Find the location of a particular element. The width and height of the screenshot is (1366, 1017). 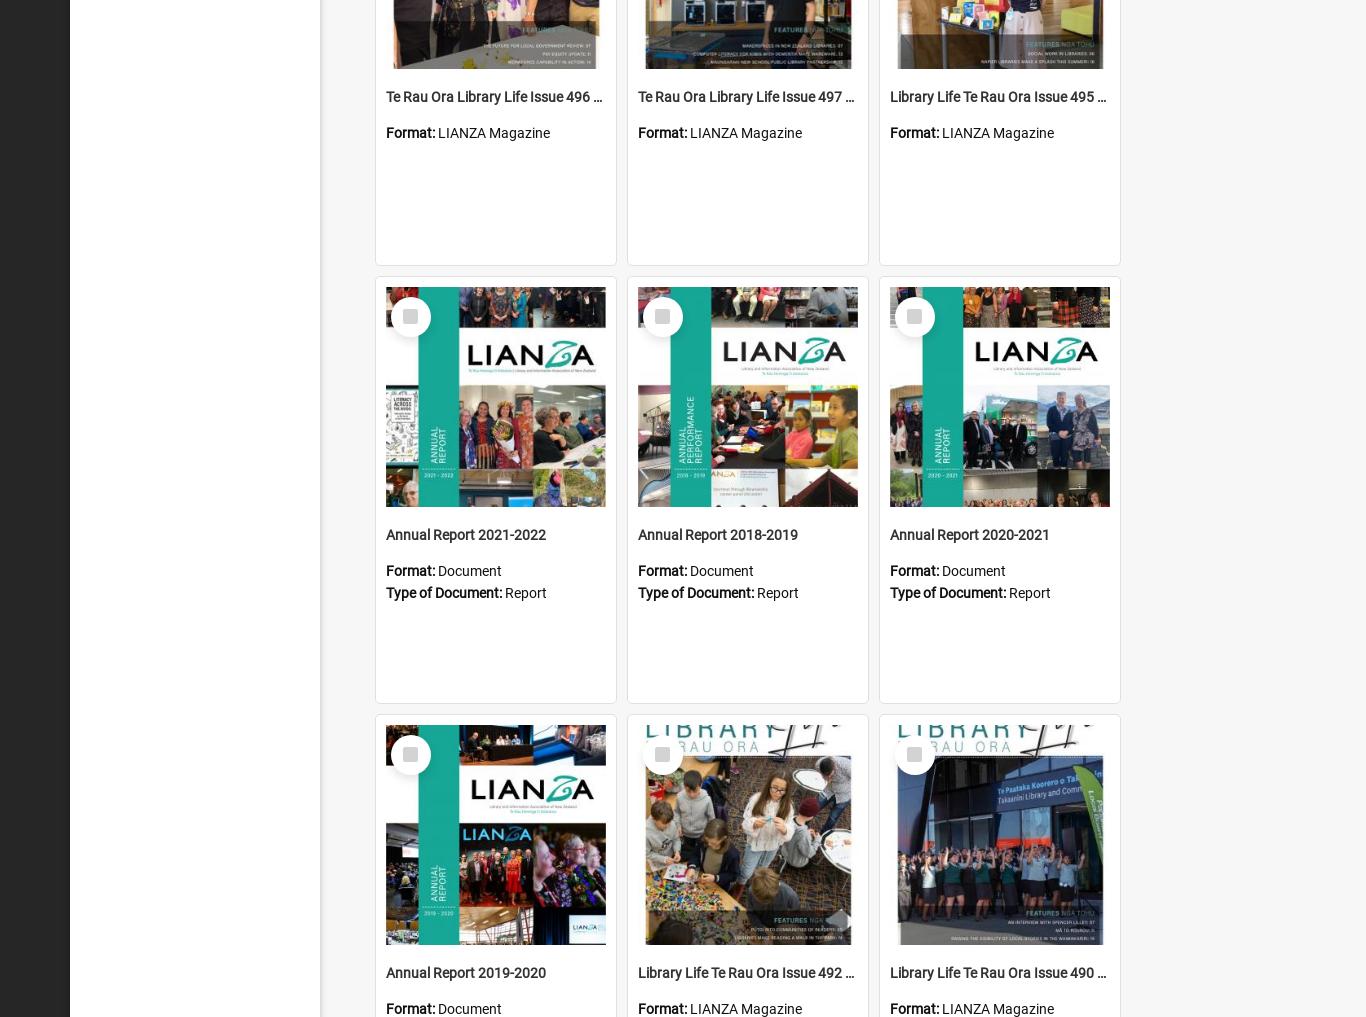

'Te Rau Ora Library Life Issue 497 June 2023' is located at coordinates (774, 97).